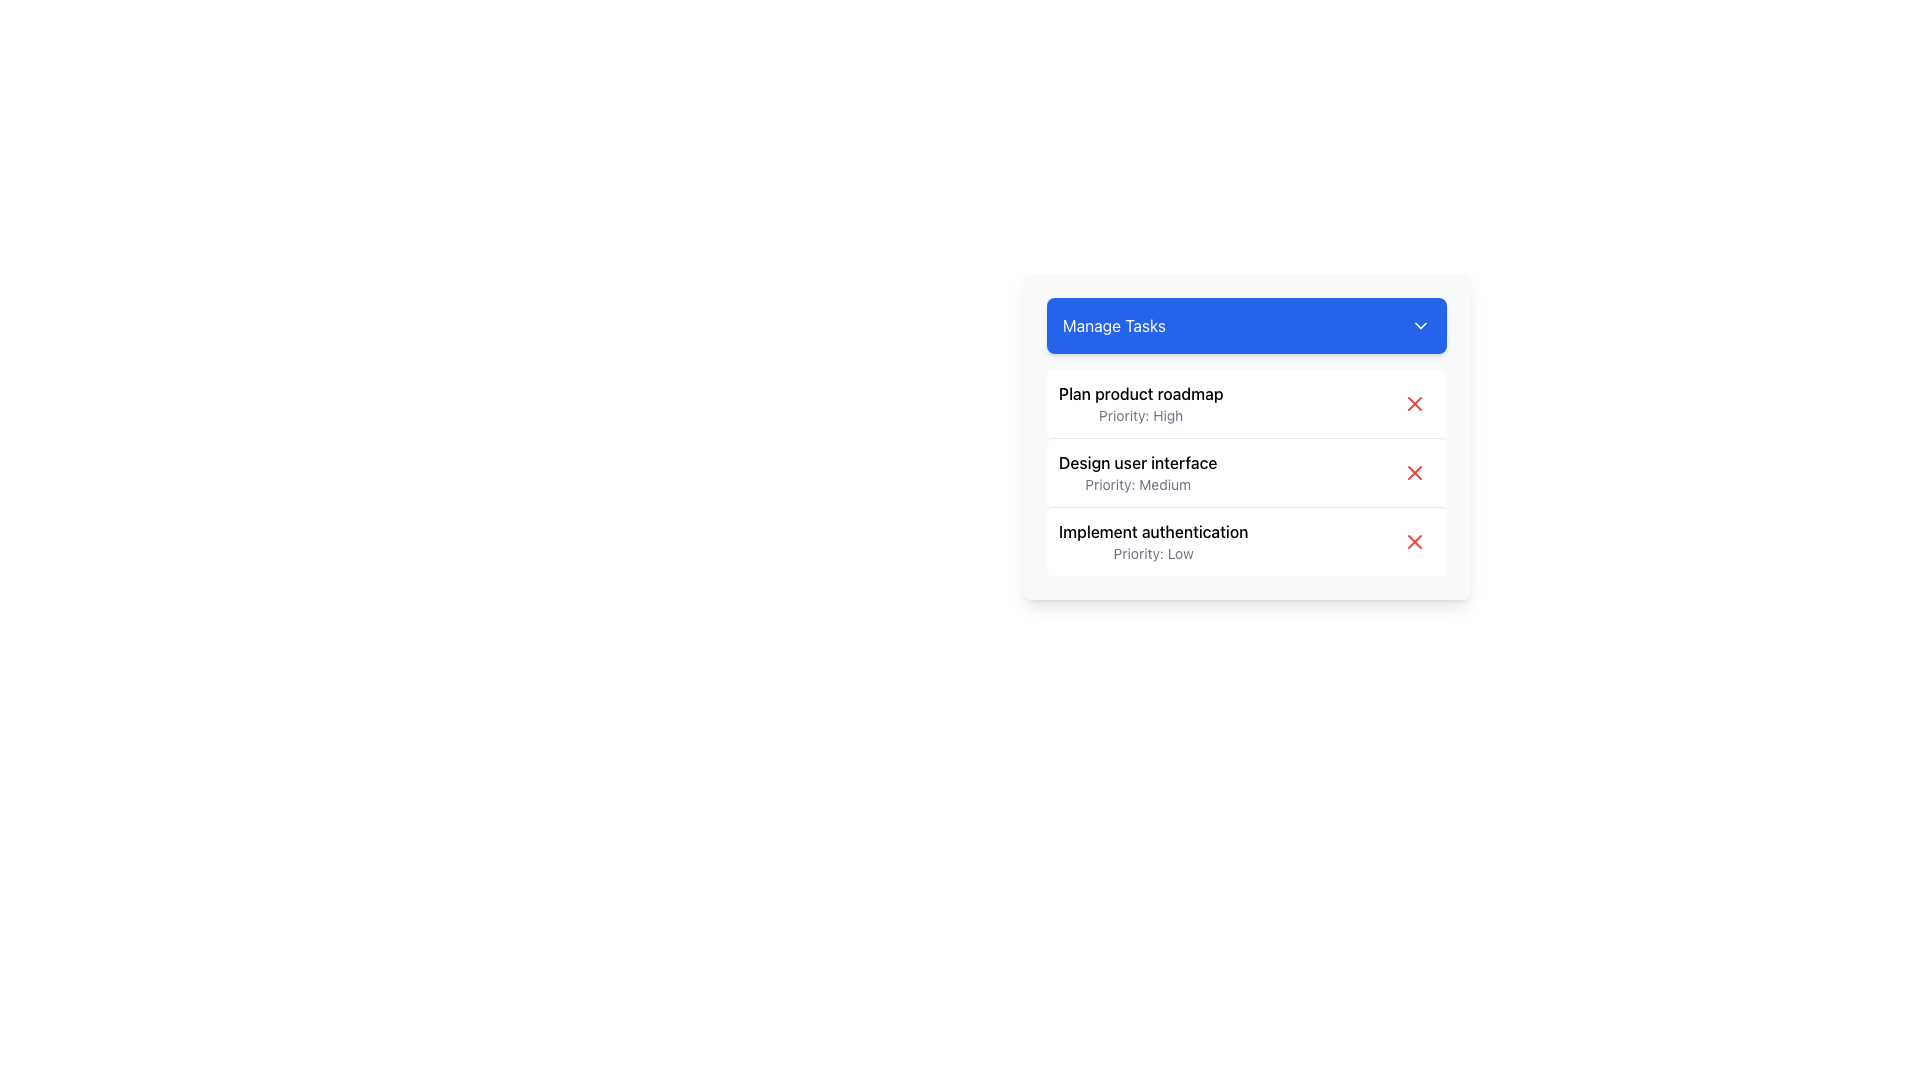 This screenshot has height=1080, width=1920. What do you see at coordinates (1246, 473) in the screenshot?
I see `the middle task titled 'Design user interface' in the 'Manage Tasks' card` at bounding box center [1246, 473].